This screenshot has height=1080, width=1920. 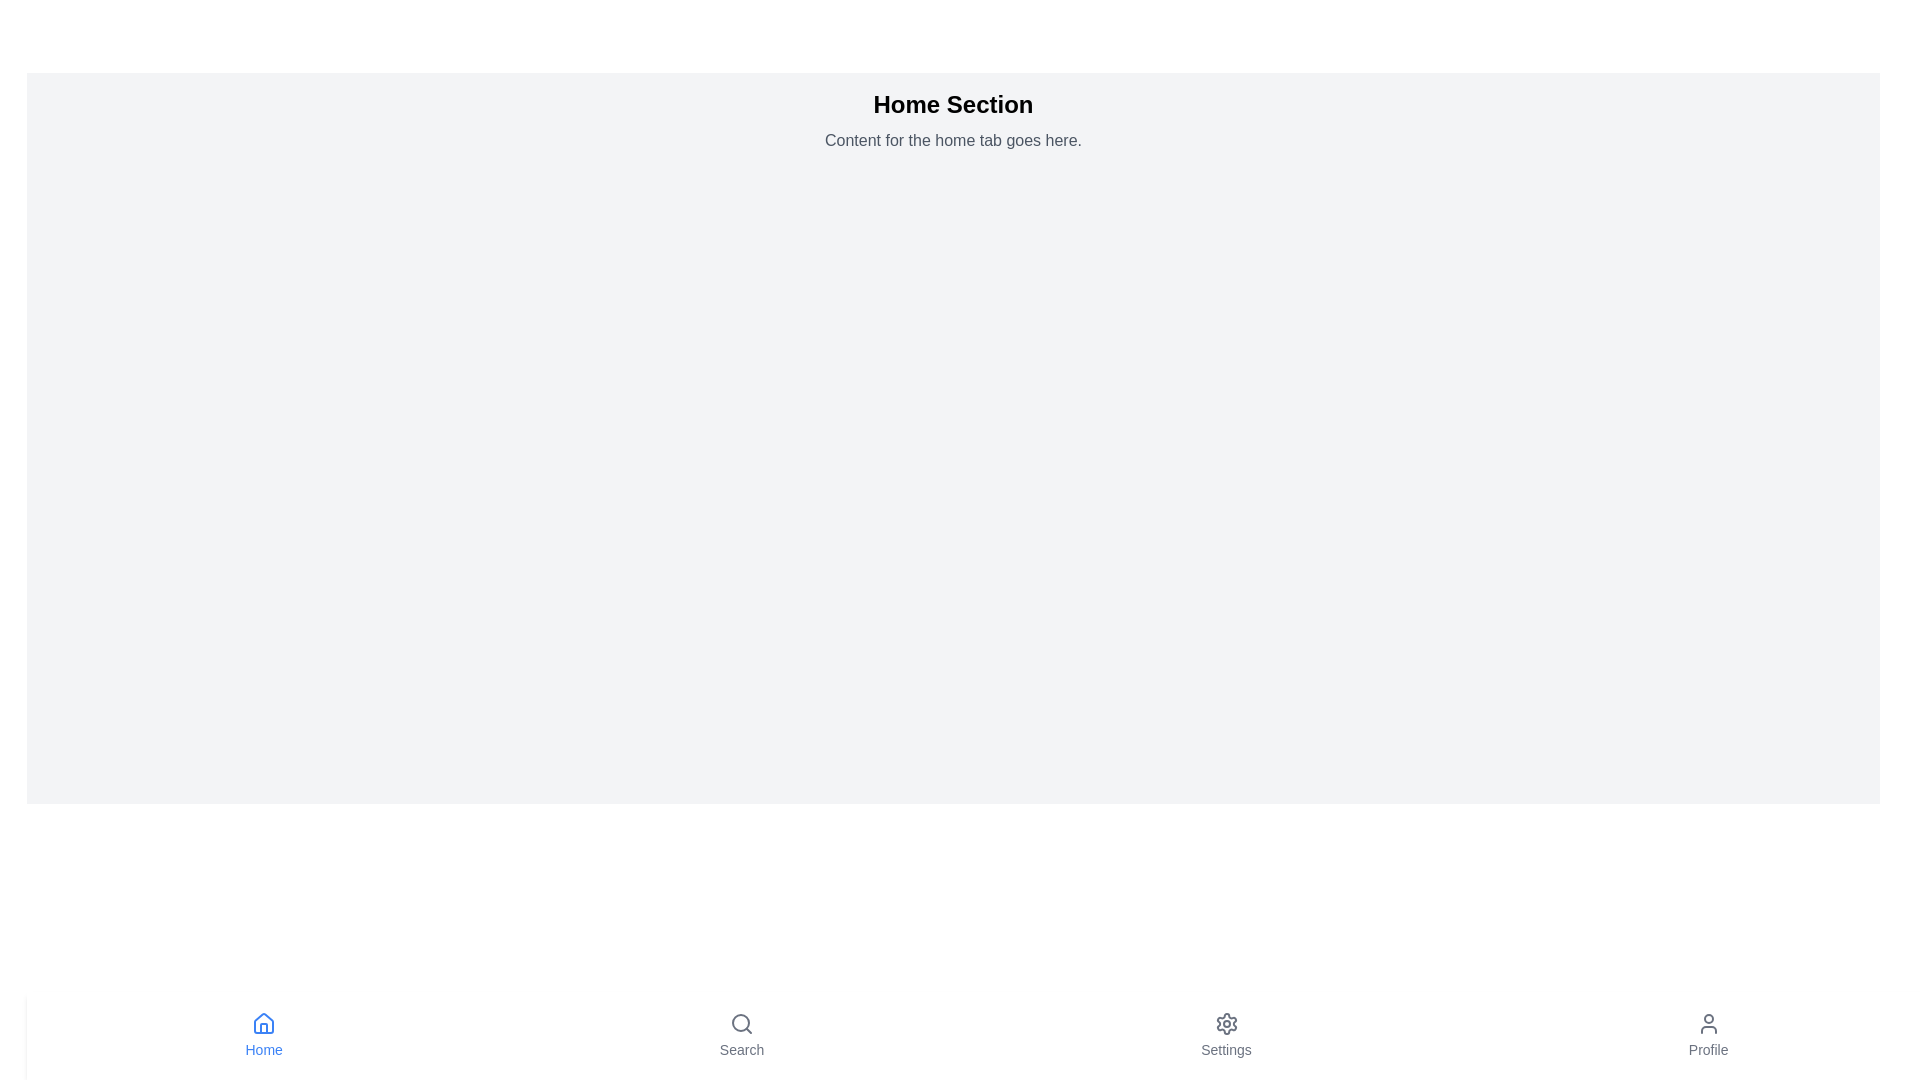 I want to click on the user profile icon located in the bottom-right corner of the interface, so click(x=1707, y=1023).